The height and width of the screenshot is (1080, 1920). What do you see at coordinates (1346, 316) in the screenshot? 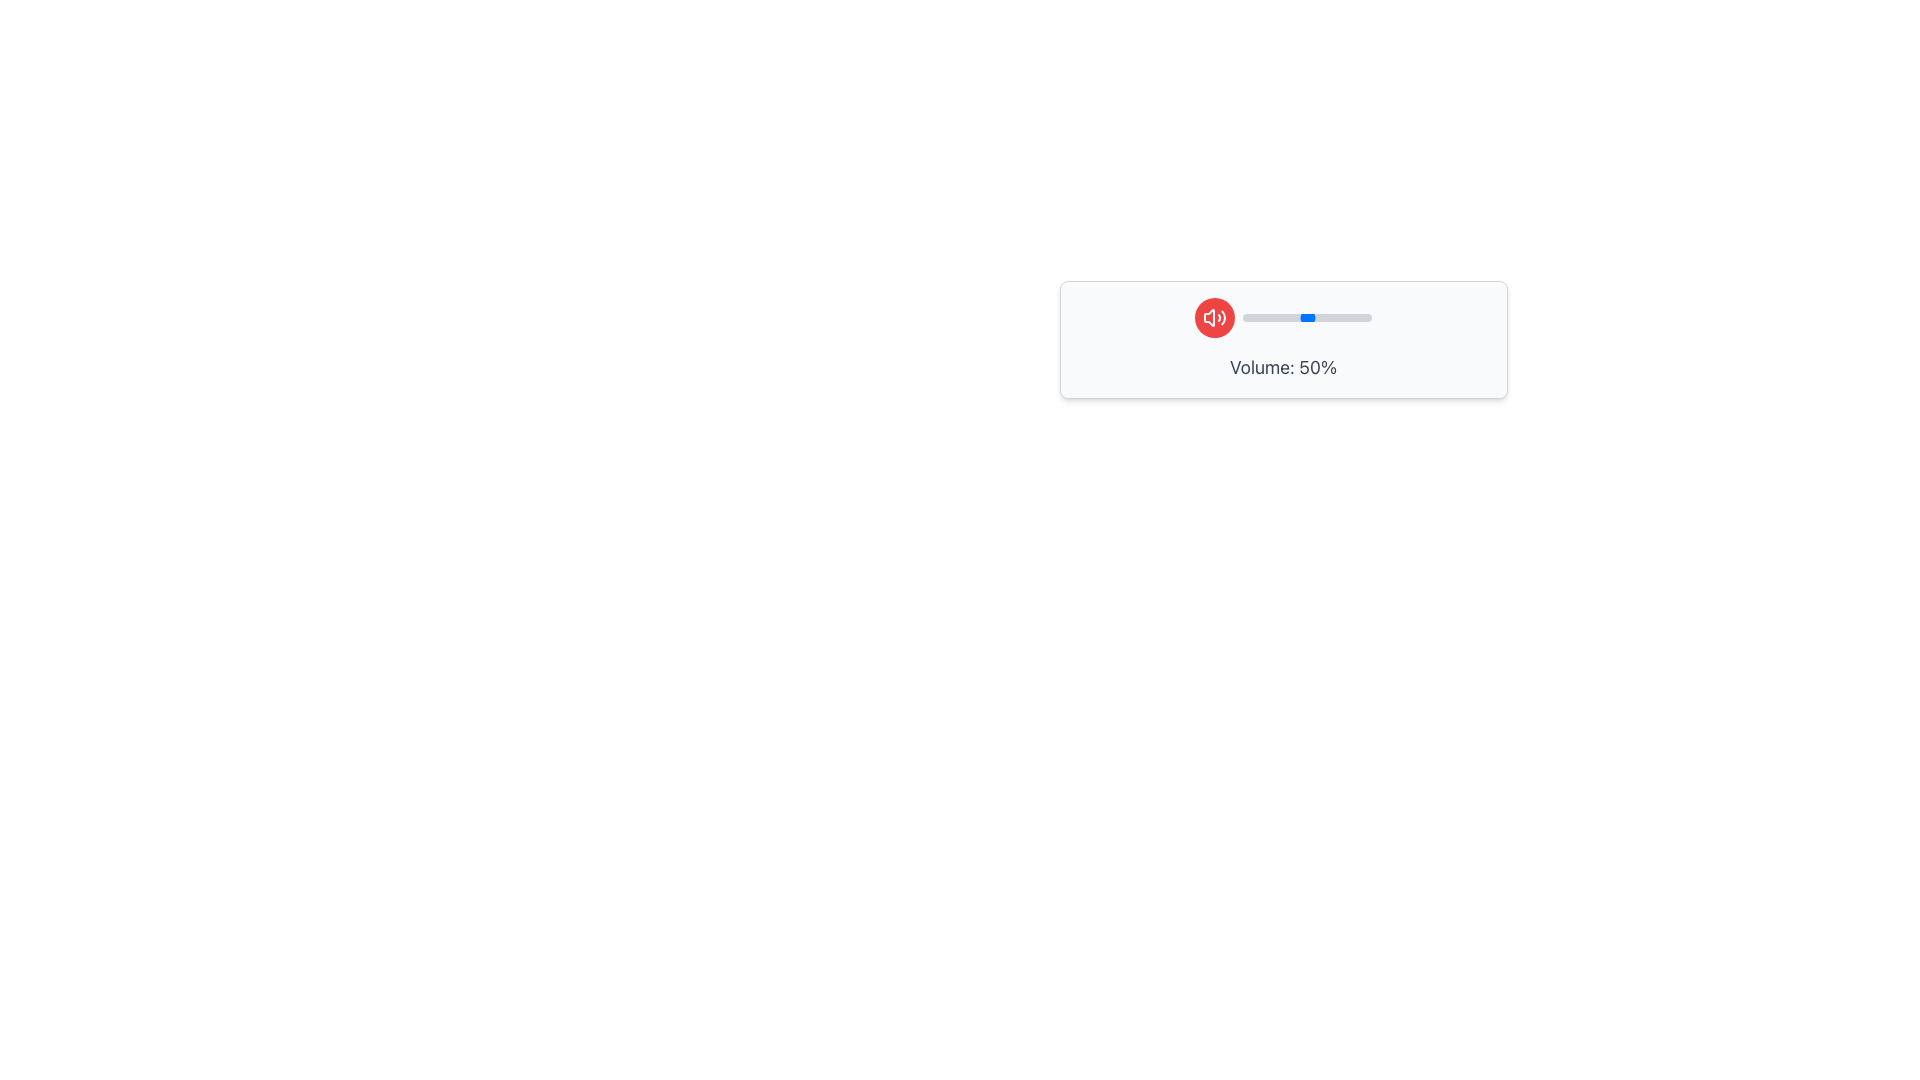
I see `volume` at bounding box center [1346, 316].